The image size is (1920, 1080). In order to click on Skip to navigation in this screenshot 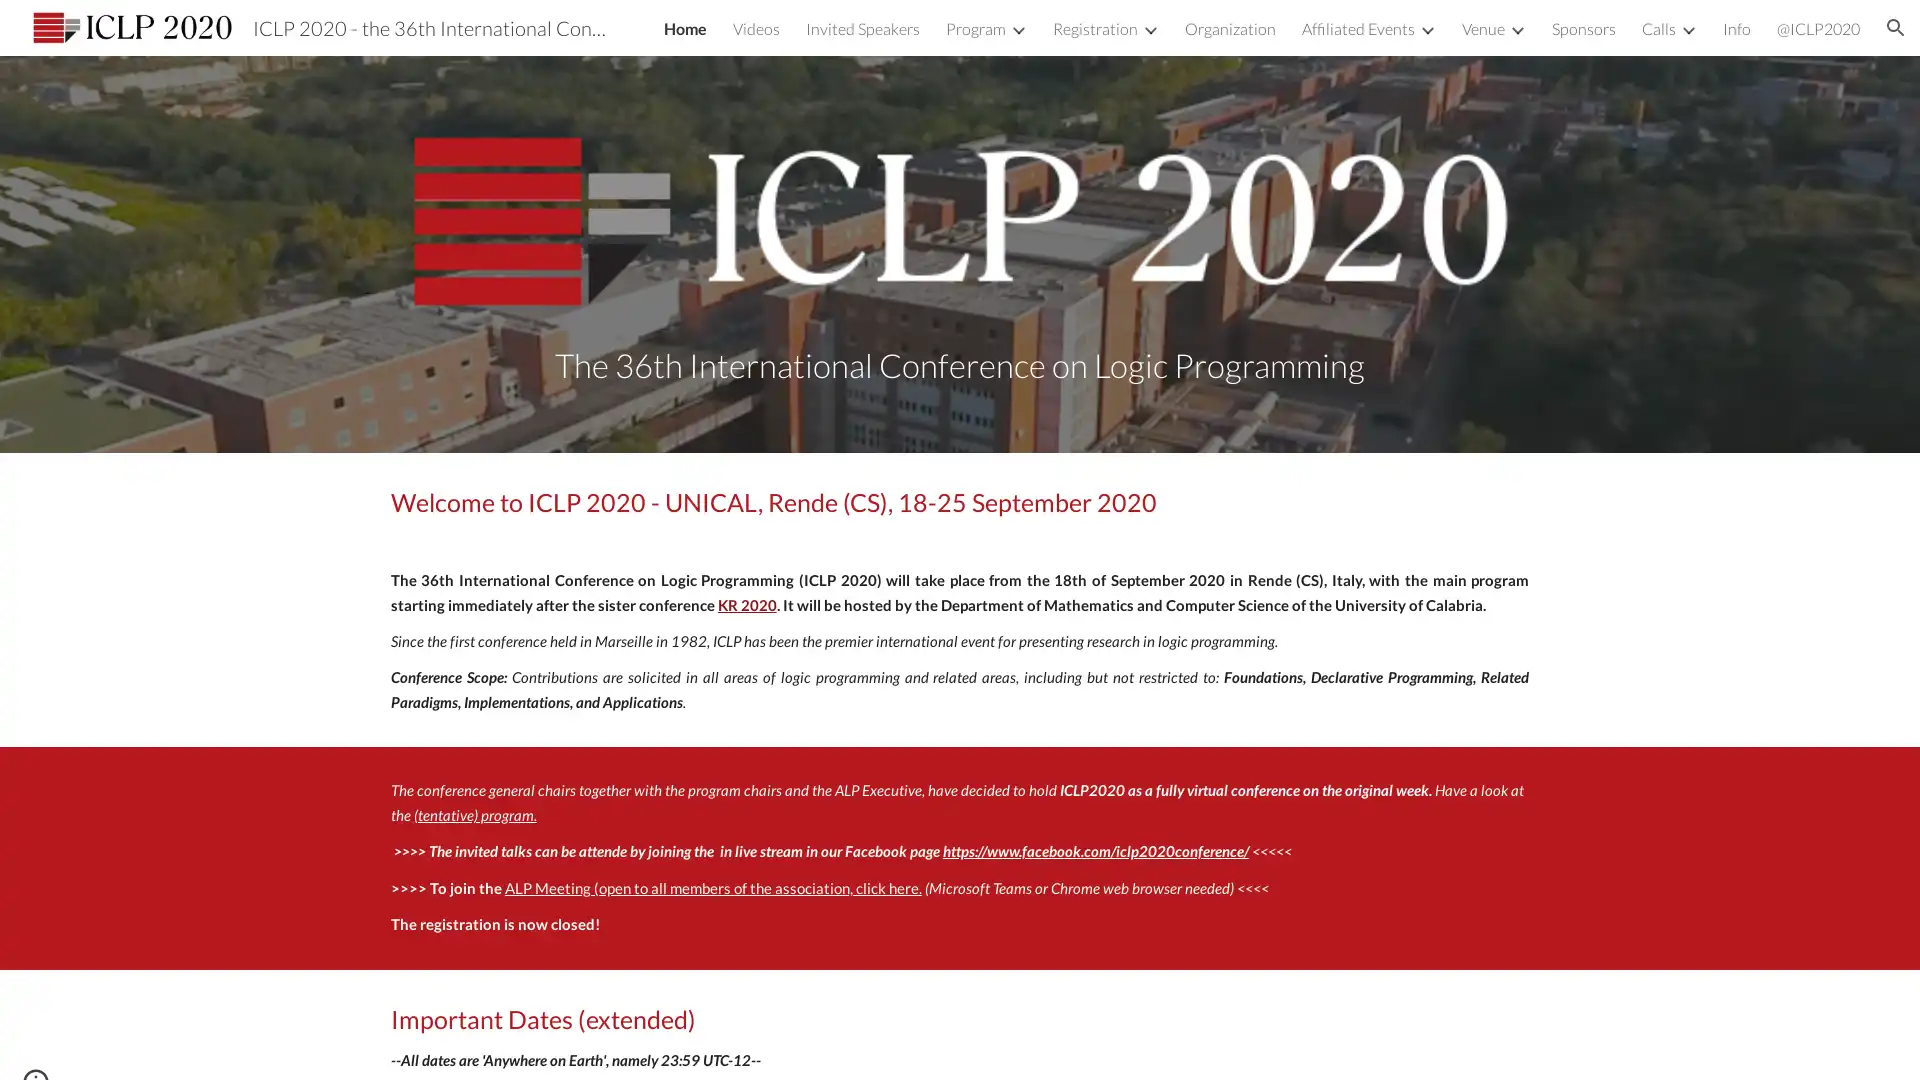, I will do `click(1139, 37)`.